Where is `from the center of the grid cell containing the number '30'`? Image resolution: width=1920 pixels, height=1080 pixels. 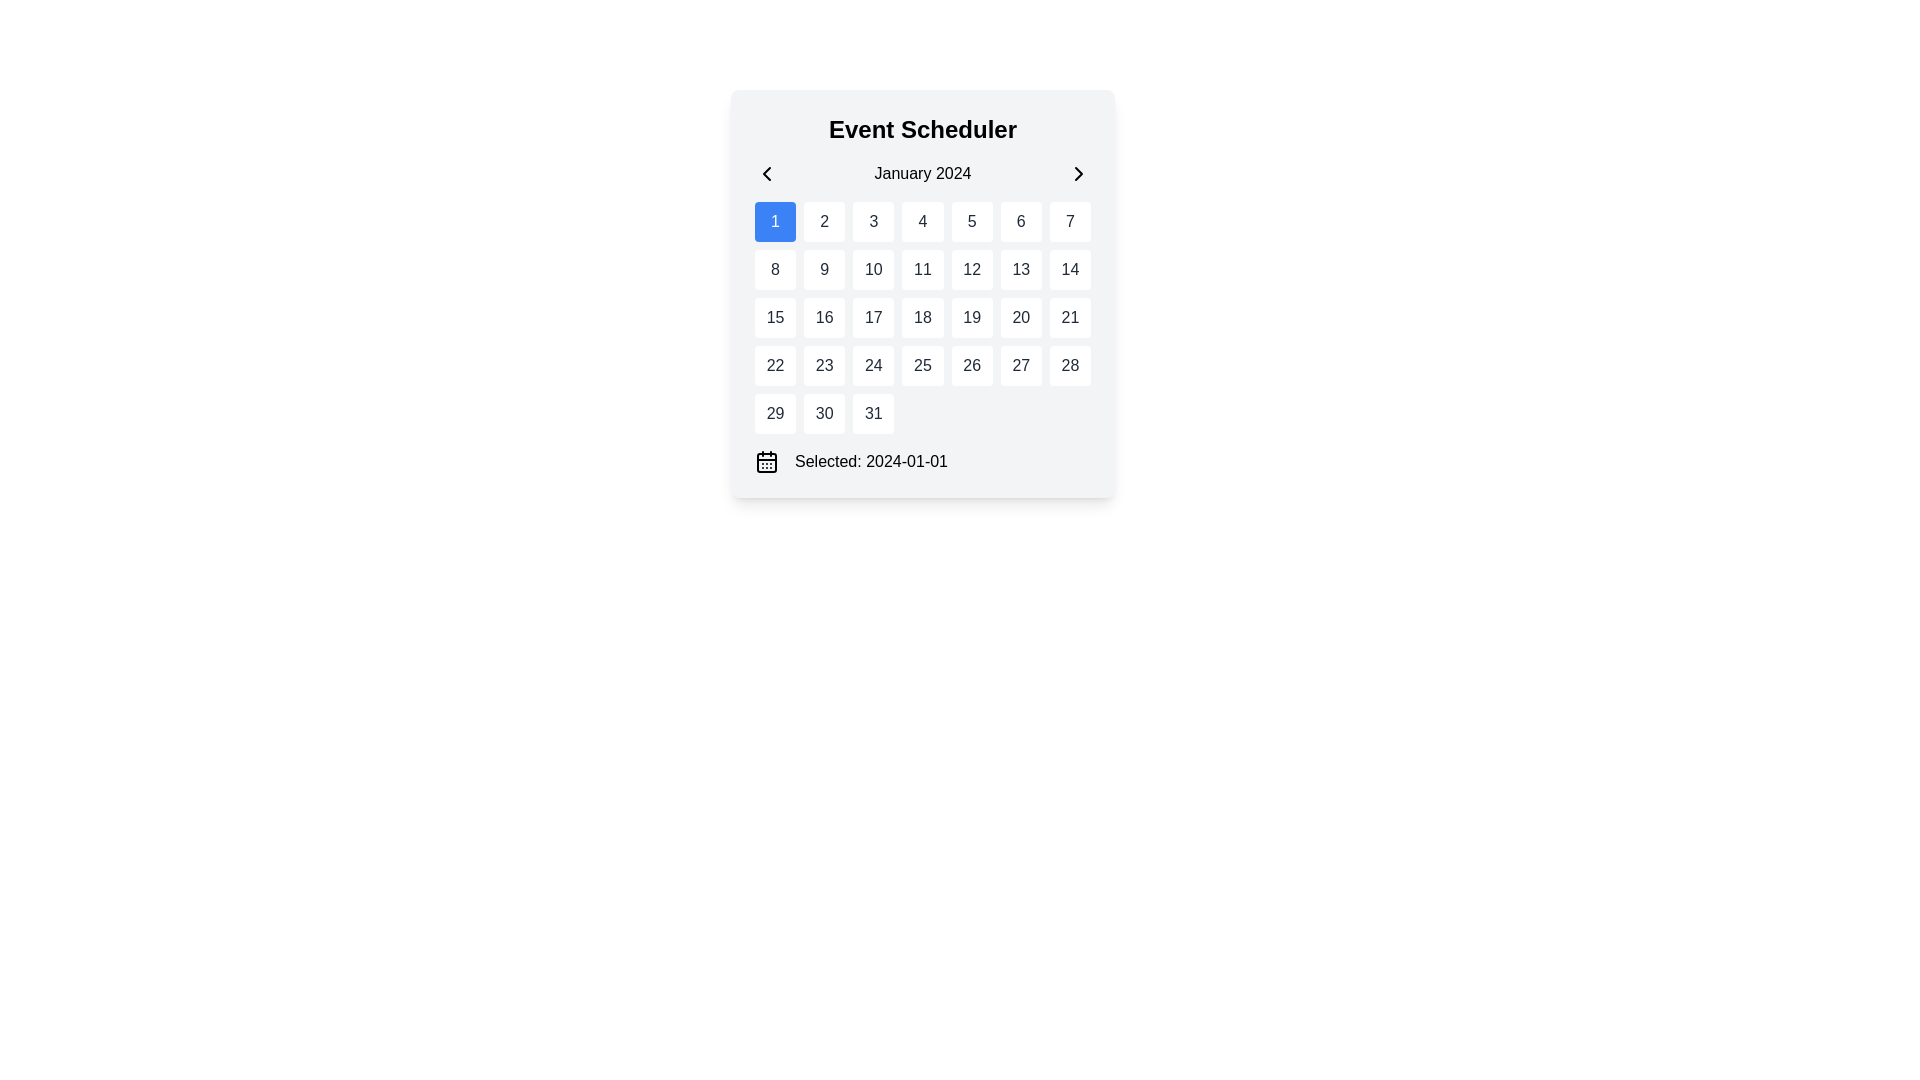
from the center of the grid cell containing the number '30' is located at coordinates (824, 412).